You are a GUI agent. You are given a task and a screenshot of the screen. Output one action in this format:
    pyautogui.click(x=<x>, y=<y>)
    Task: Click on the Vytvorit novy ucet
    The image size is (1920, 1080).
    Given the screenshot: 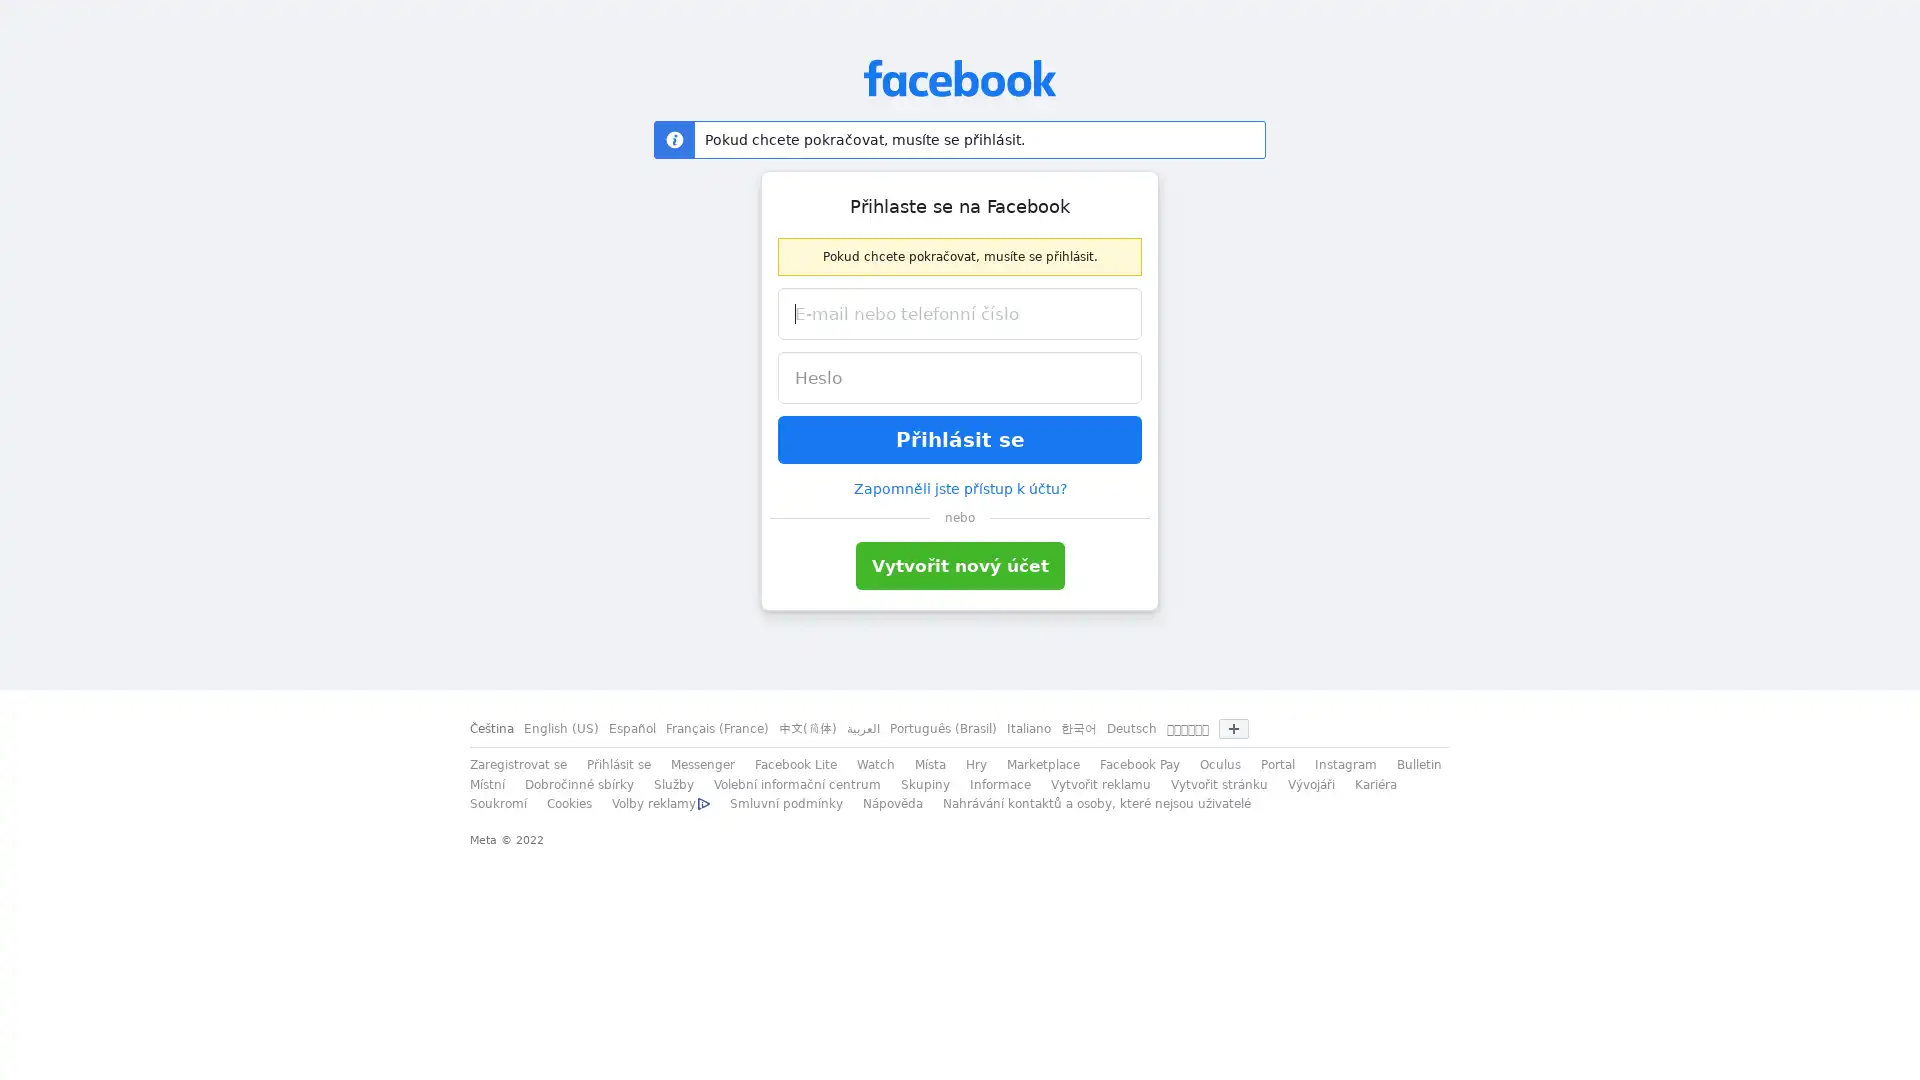 What is the action you would take?
    pyautogui.click(x=958, y=566)
    